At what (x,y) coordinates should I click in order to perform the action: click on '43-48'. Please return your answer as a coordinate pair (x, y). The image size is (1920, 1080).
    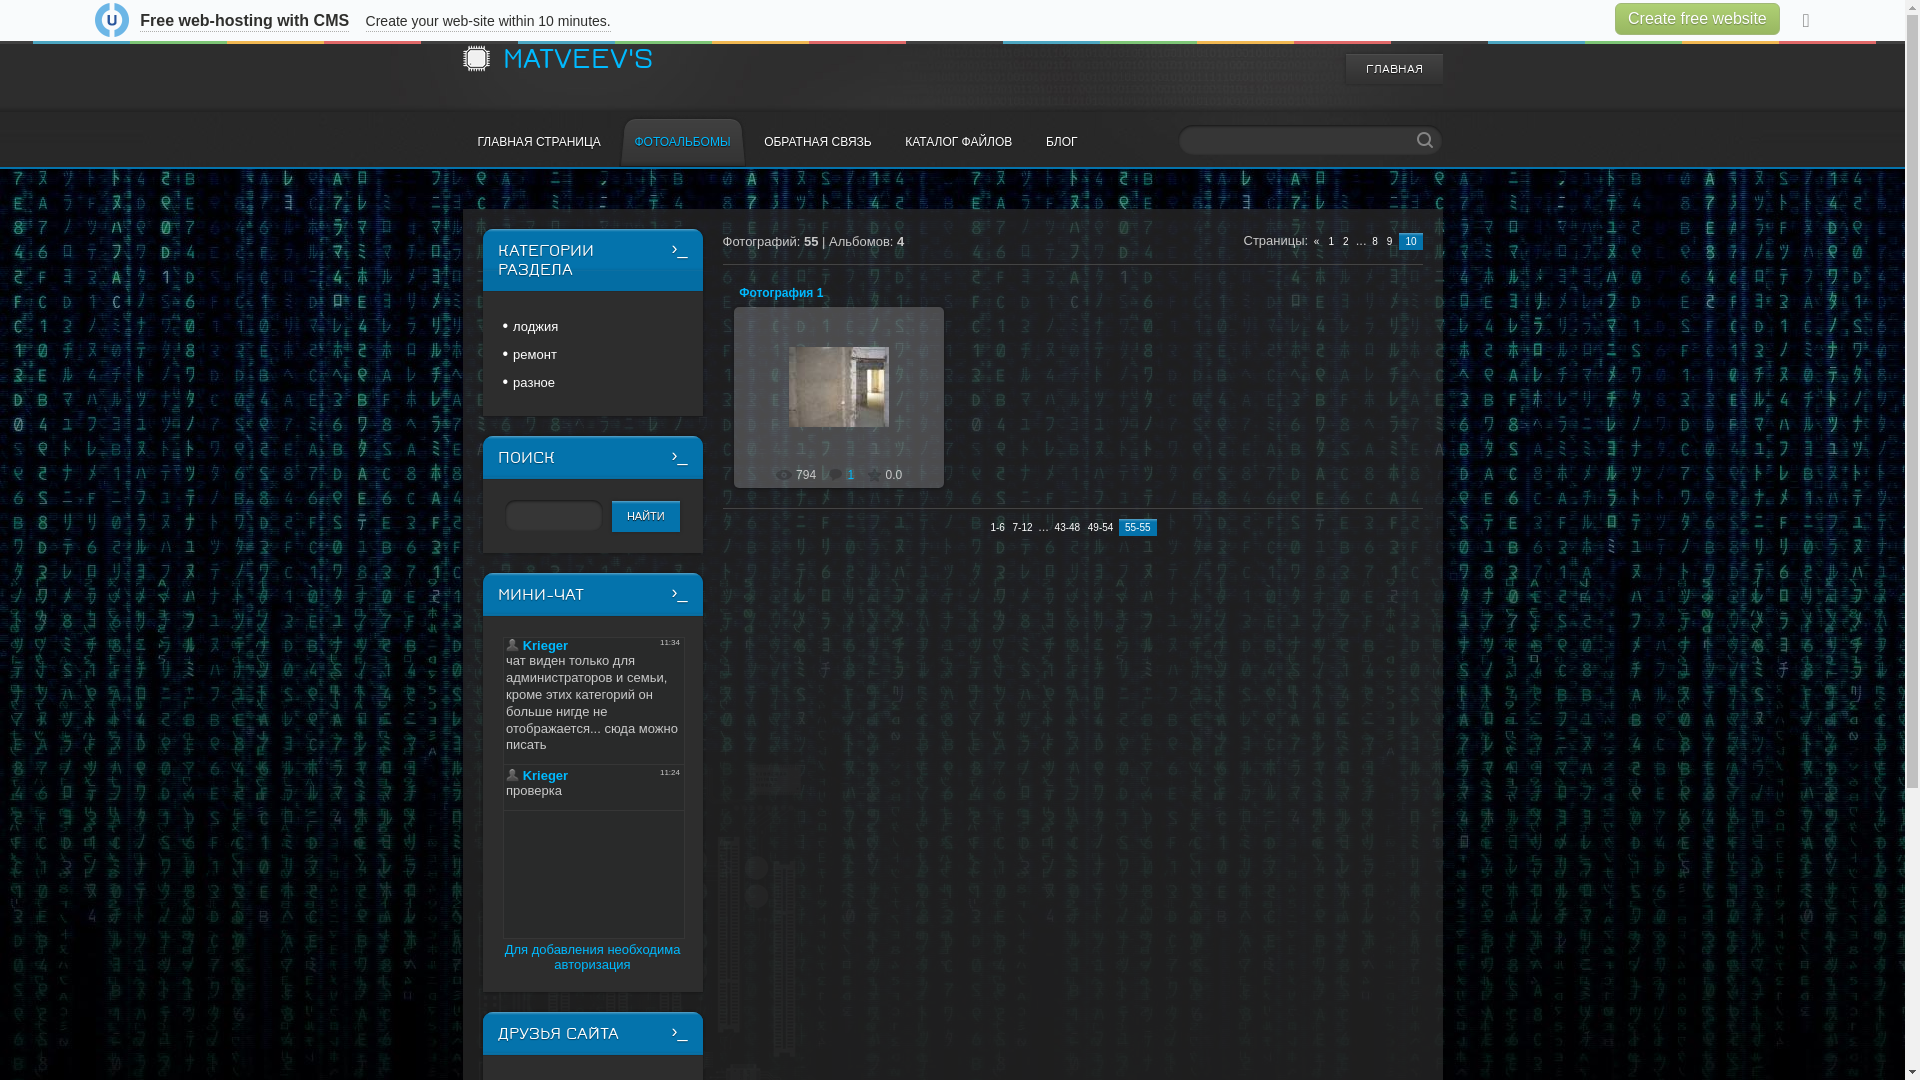
    Looking at the image, I should click on (1067, 526).